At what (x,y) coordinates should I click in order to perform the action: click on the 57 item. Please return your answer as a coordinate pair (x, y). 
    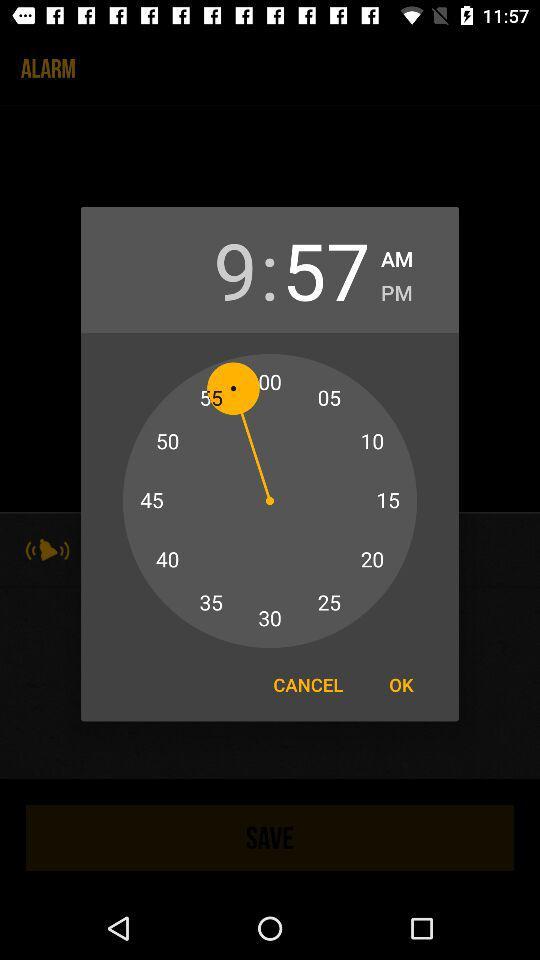
    Looking at the image, I should click on (326, 268).